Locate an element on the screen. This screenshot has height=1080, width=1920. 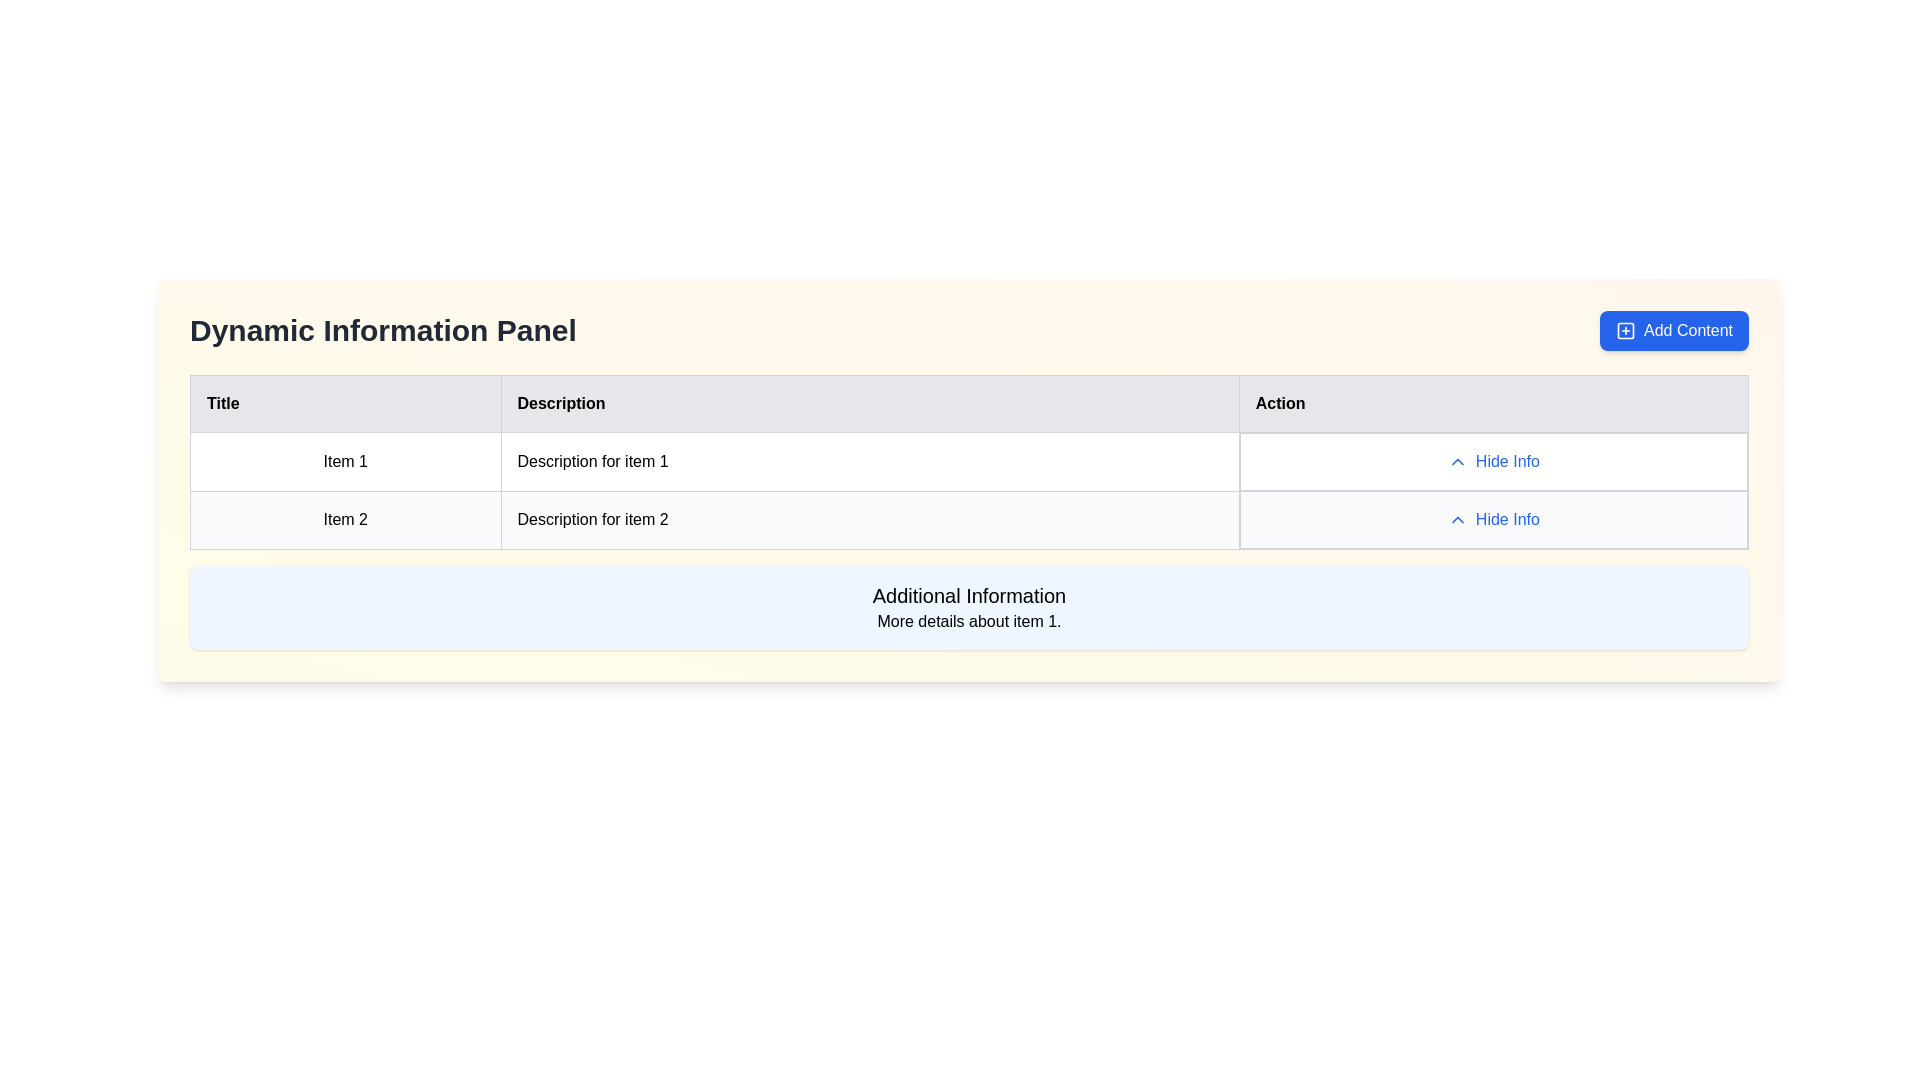
the upward-pointing chevron icon button with a thin blue outline located to the left of the text 'Hide Info' in the first row of the Action column in the table is located at coordinates (1457, 462).